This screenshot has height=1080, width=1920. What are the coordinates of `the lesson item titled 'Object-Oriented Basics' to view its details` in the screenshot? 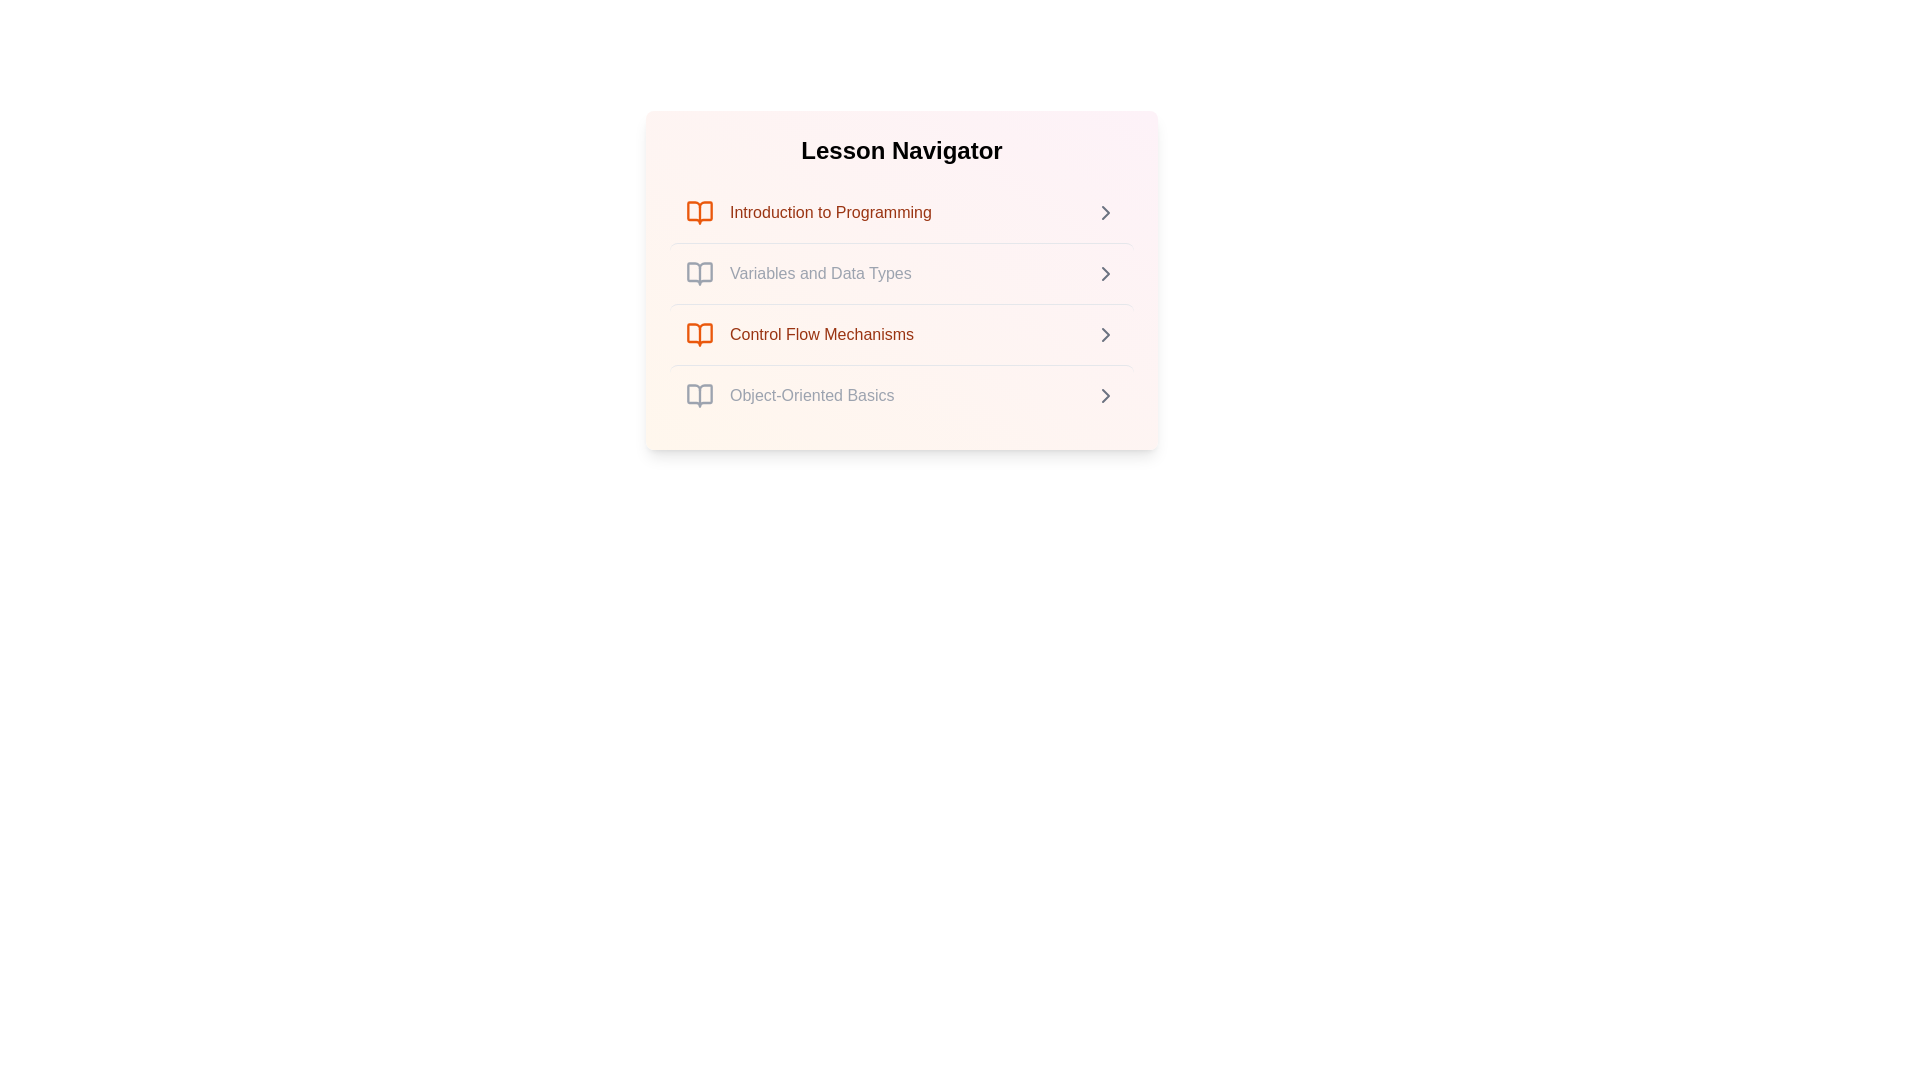 It's located at (901, 395).